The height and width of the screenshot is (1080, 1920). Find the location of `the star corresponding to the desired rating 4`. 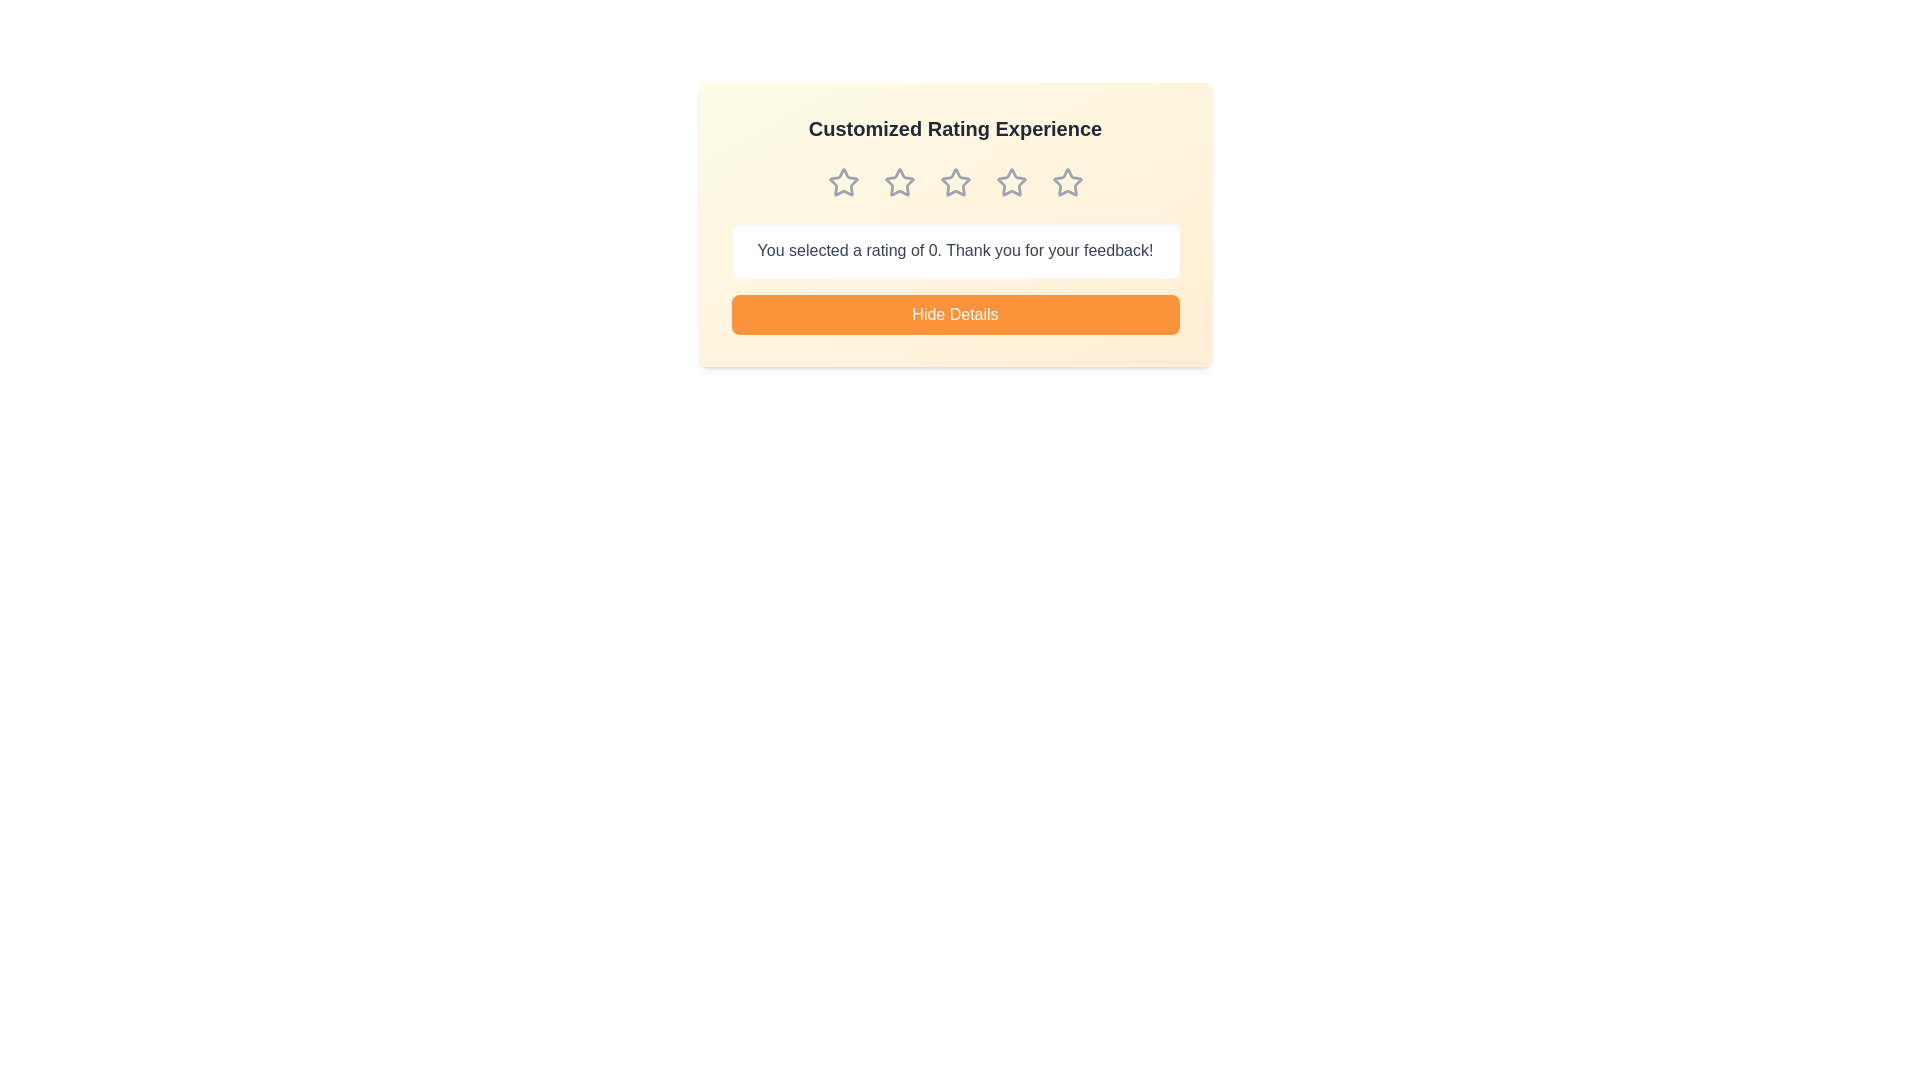

the star corresponding to the desired rating 4 is located at coordinates (1011, 182).